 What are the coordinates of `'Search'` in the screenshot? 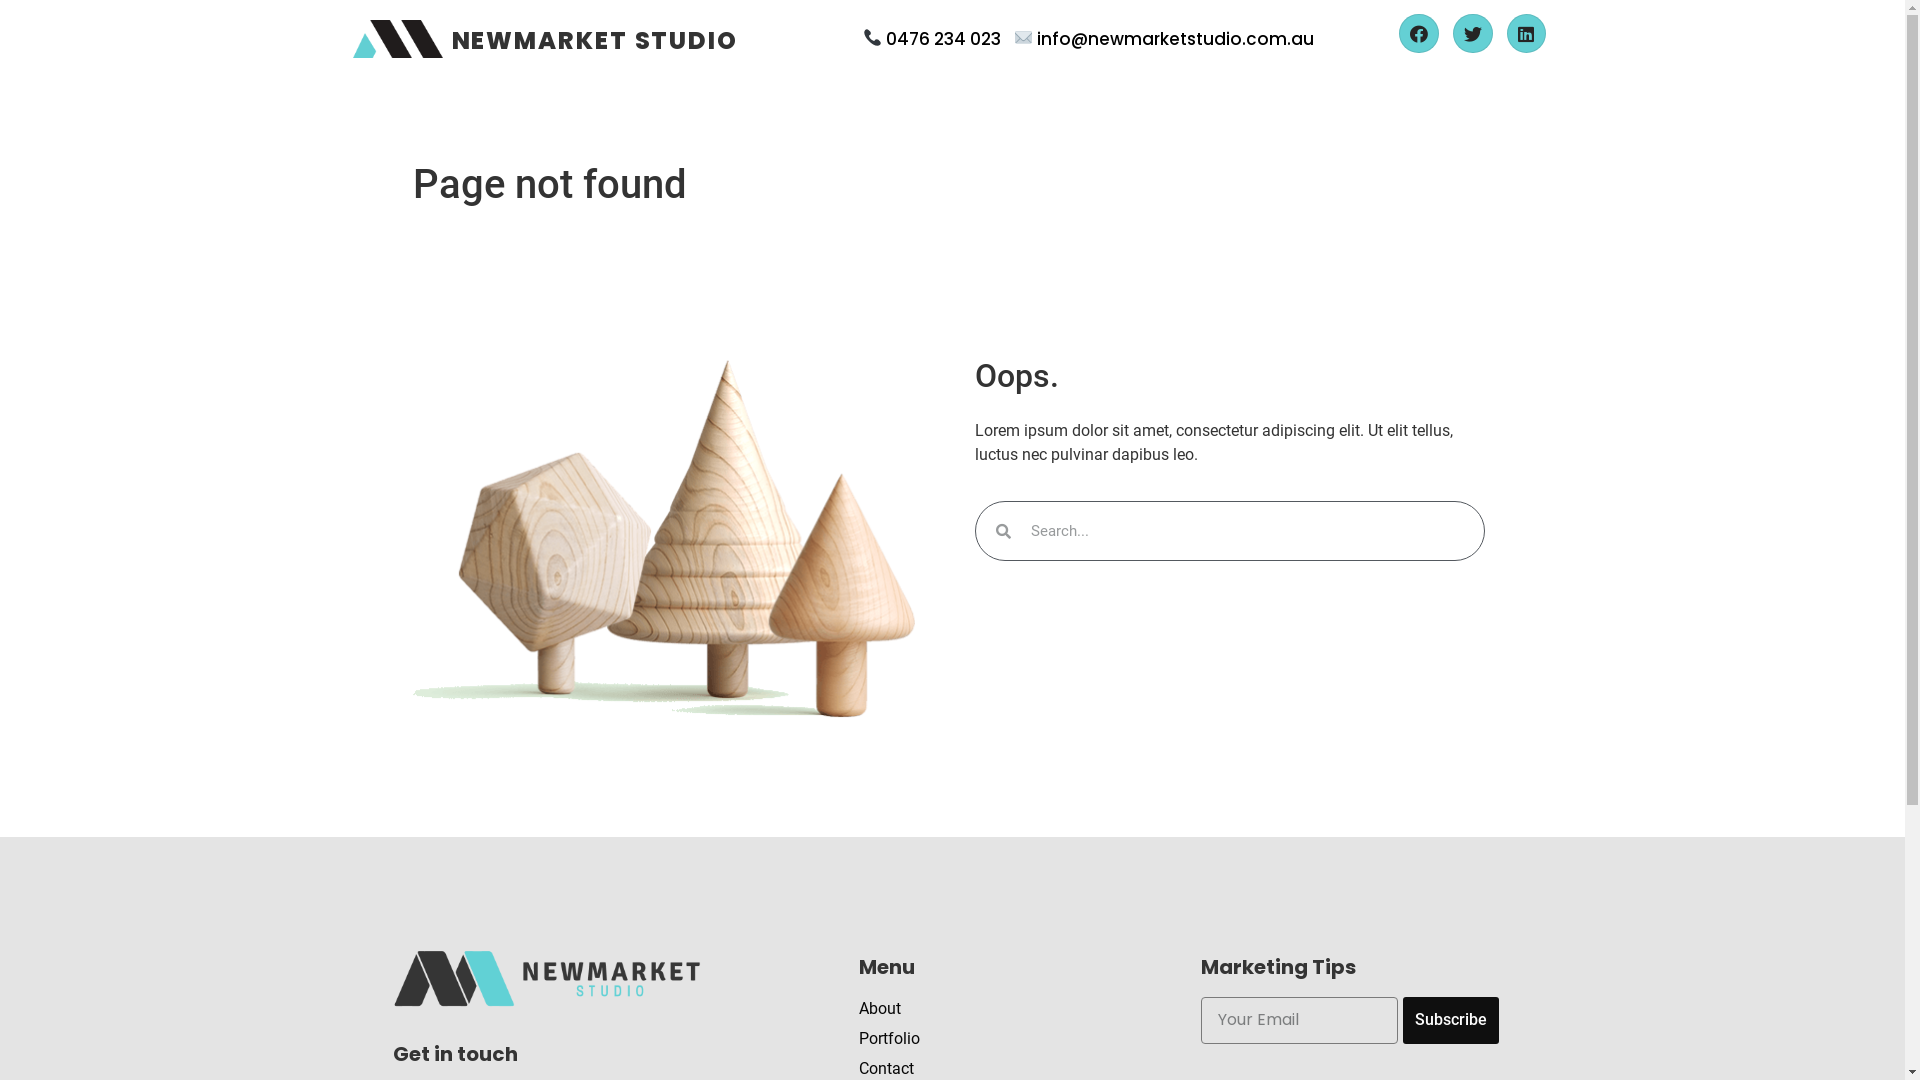 It's located at (1246, 530).